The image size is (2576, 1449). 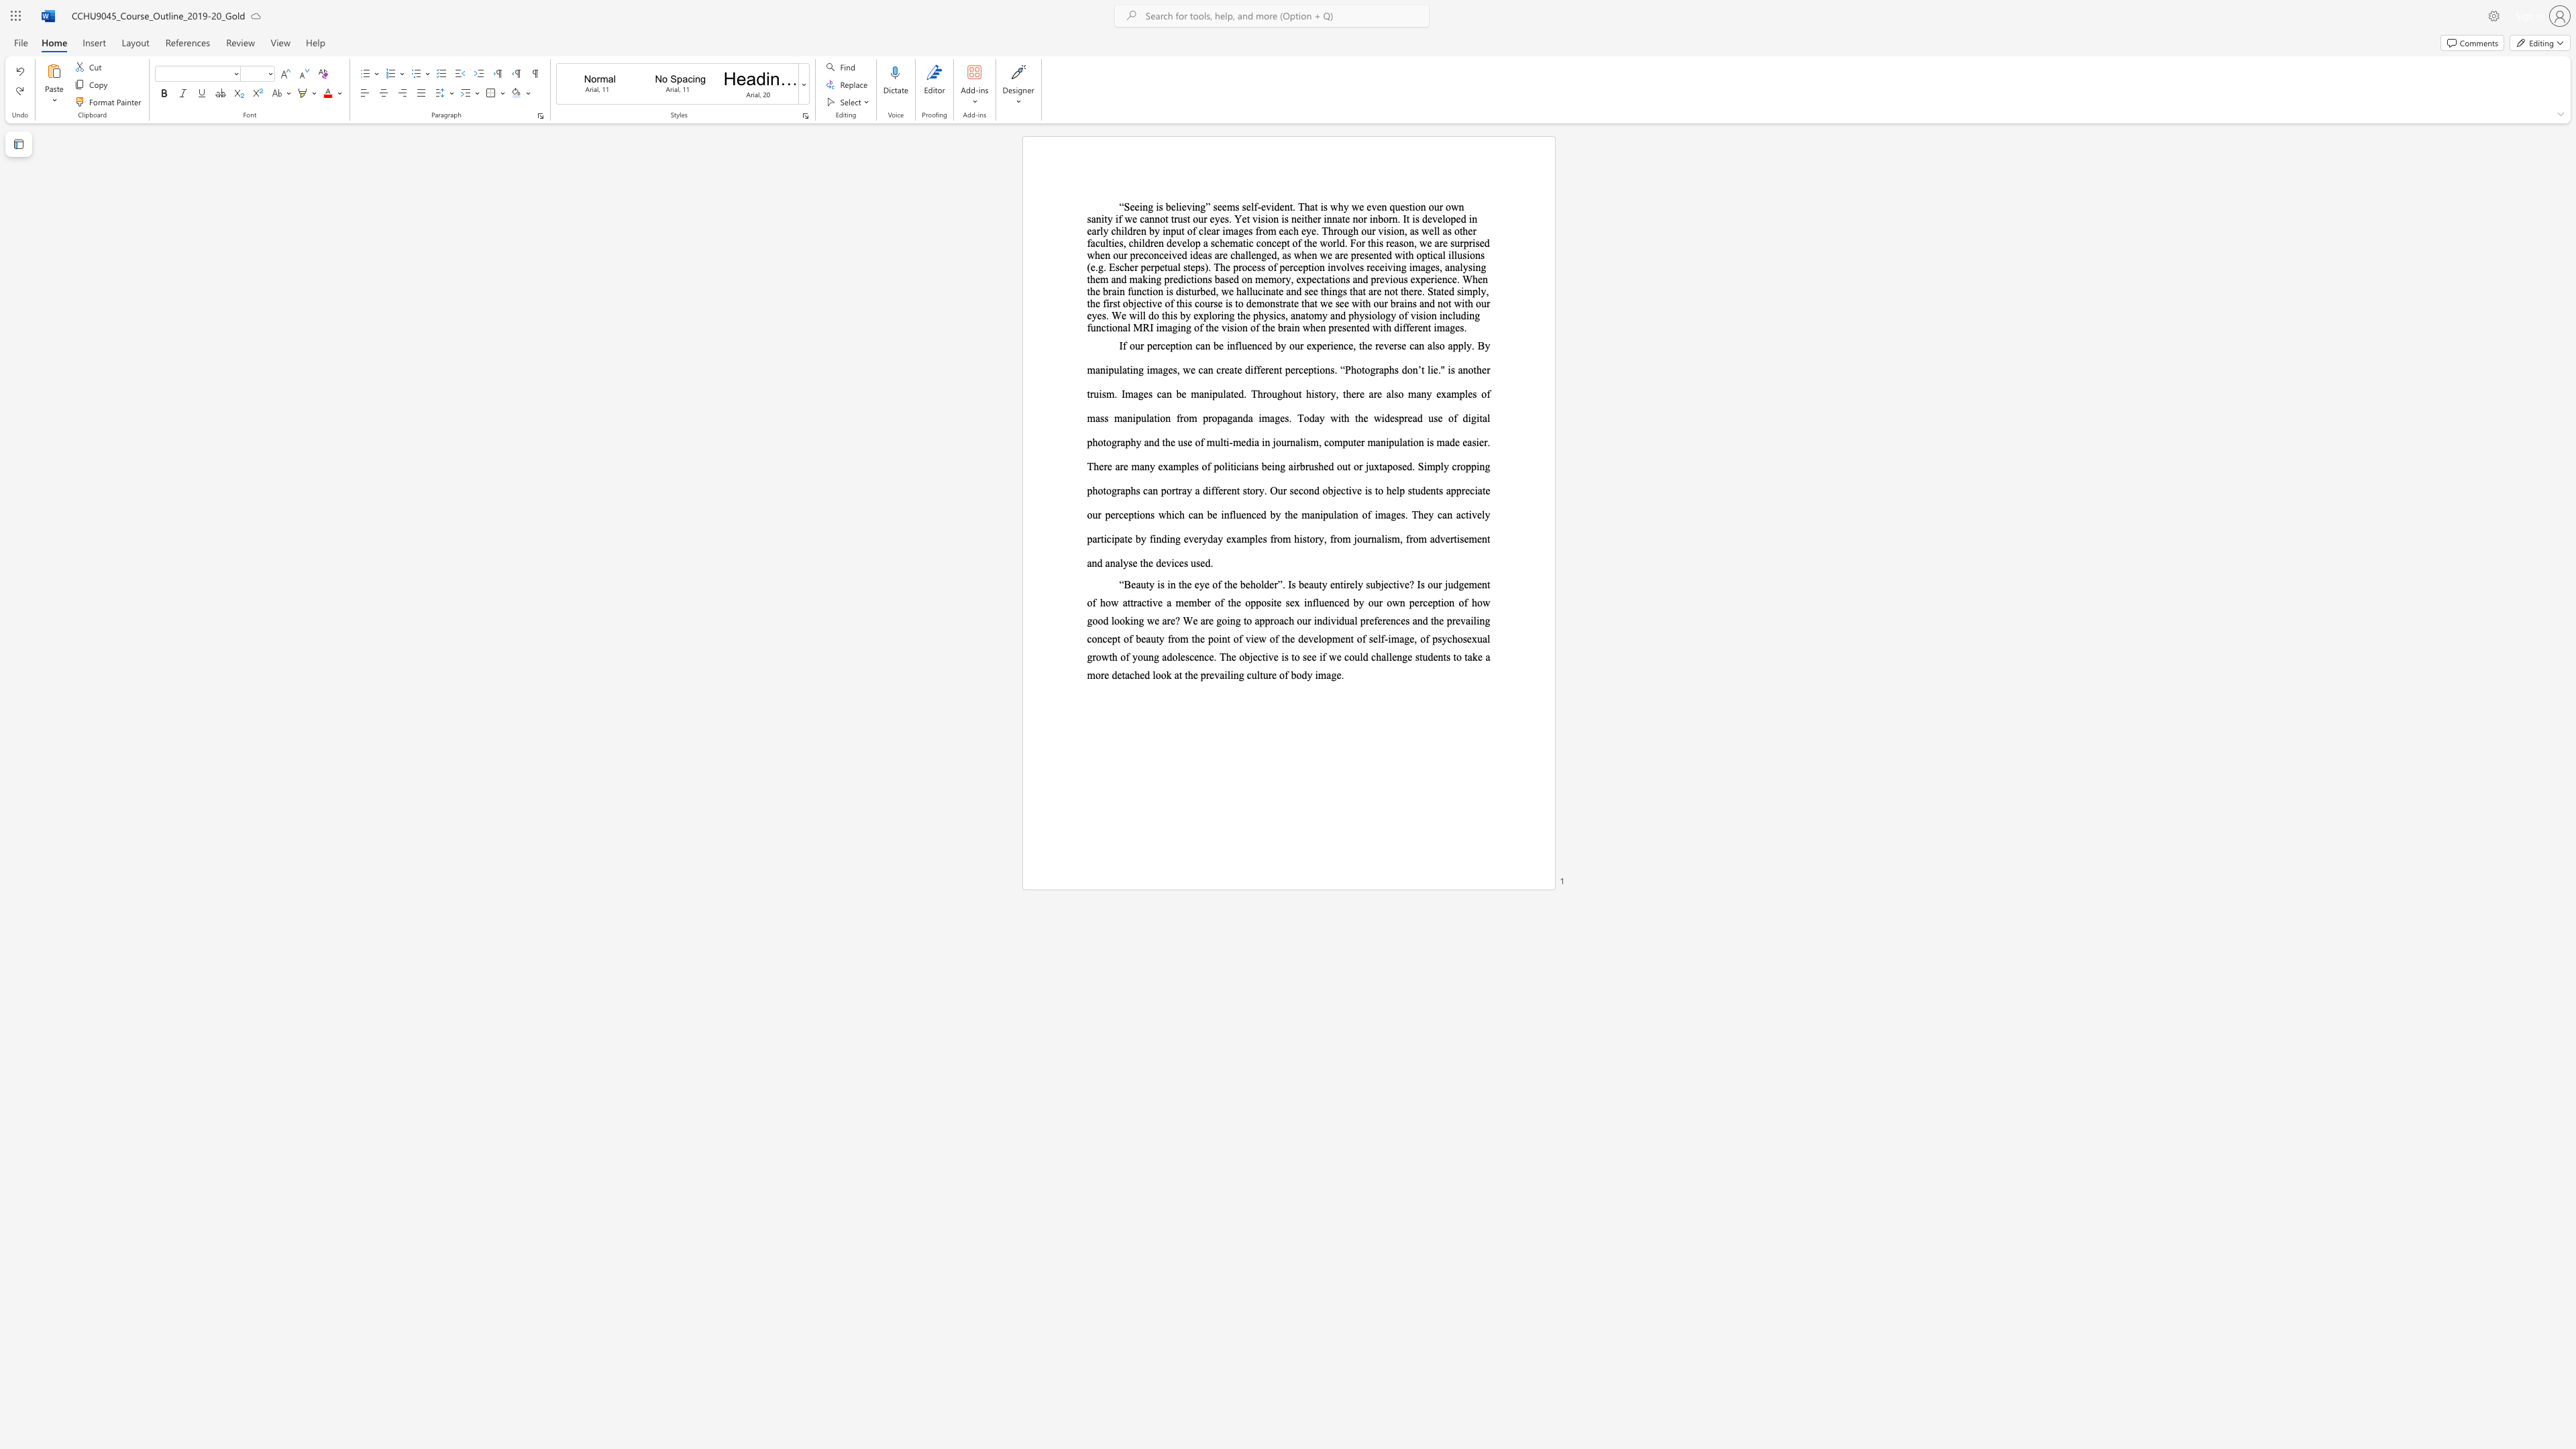 What do you see at coordinates (1215, 656) in the screenshot?
I see `the 2th character "." in the text` at bounding box center [1215, 656].